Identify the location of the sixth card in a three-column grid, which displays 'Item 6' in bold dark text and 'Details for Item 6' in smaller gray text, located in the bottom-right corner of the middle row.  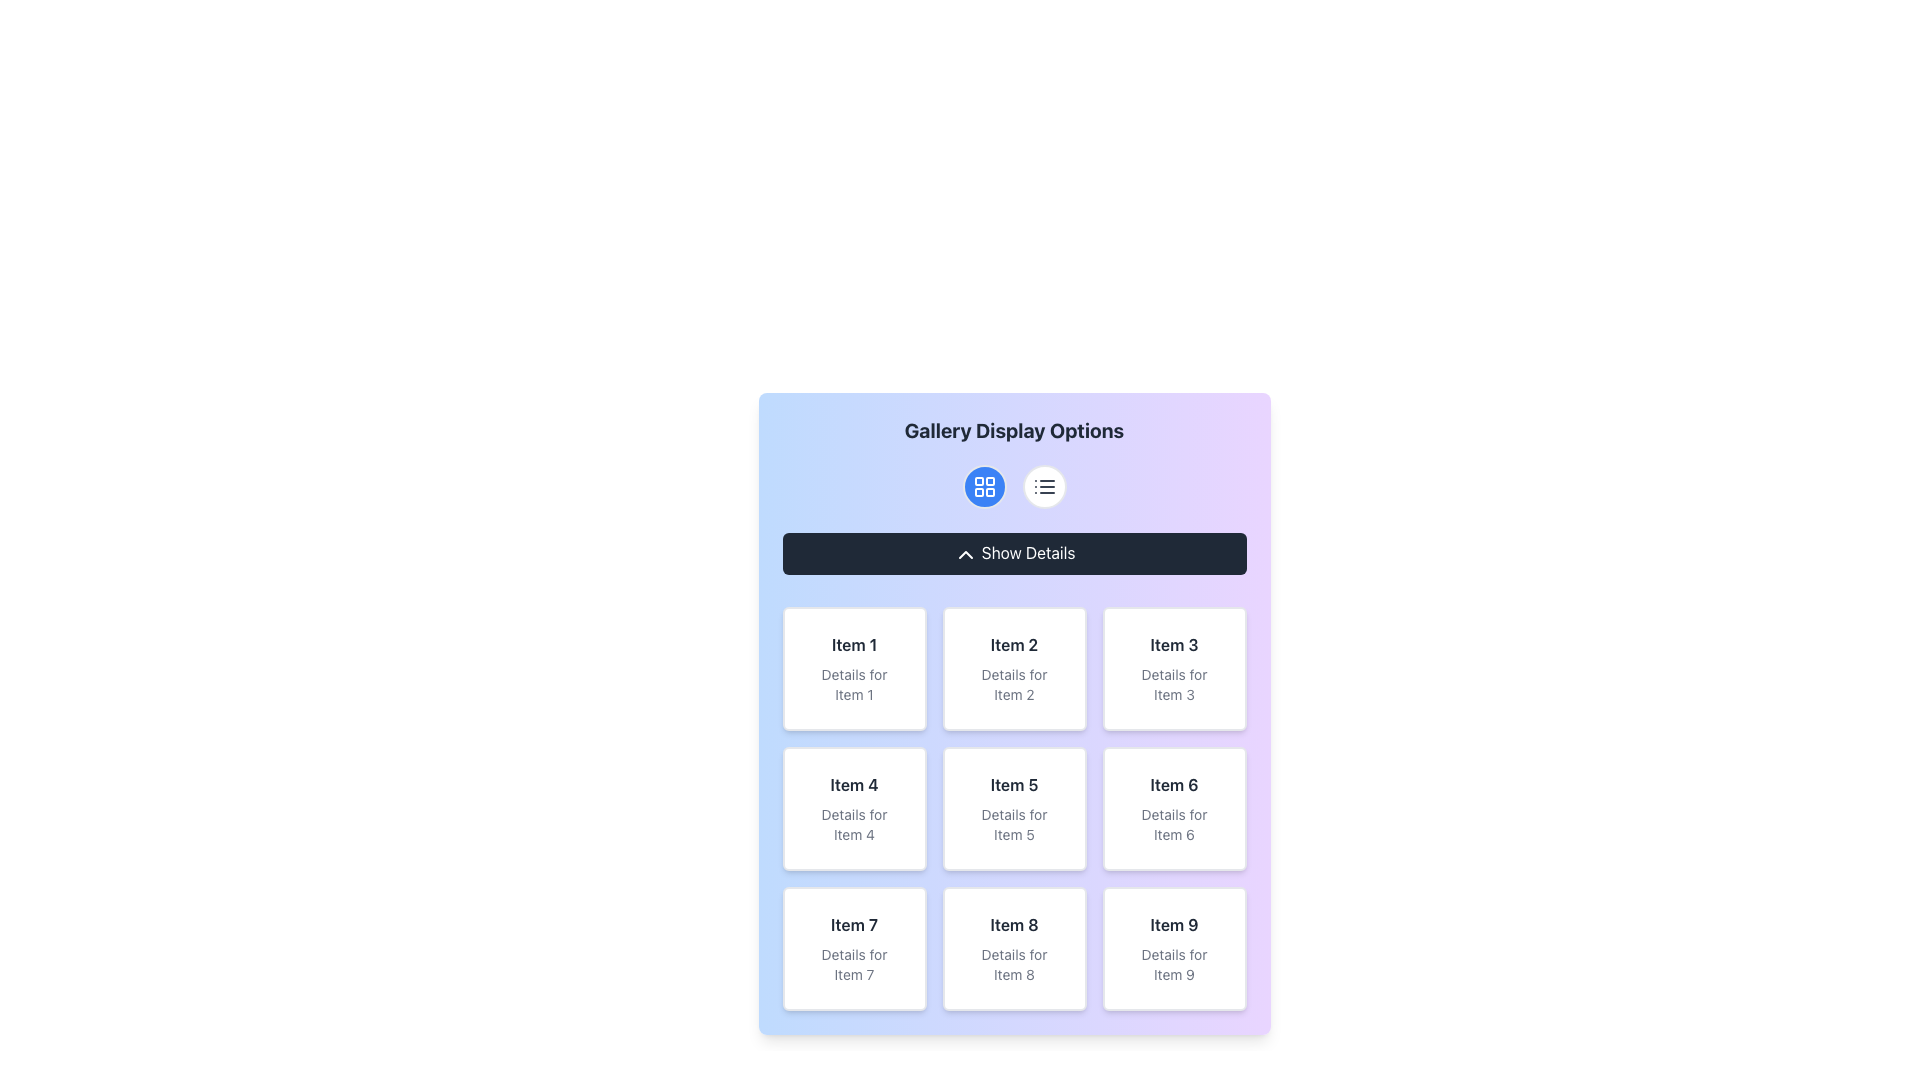
(1174, 807).